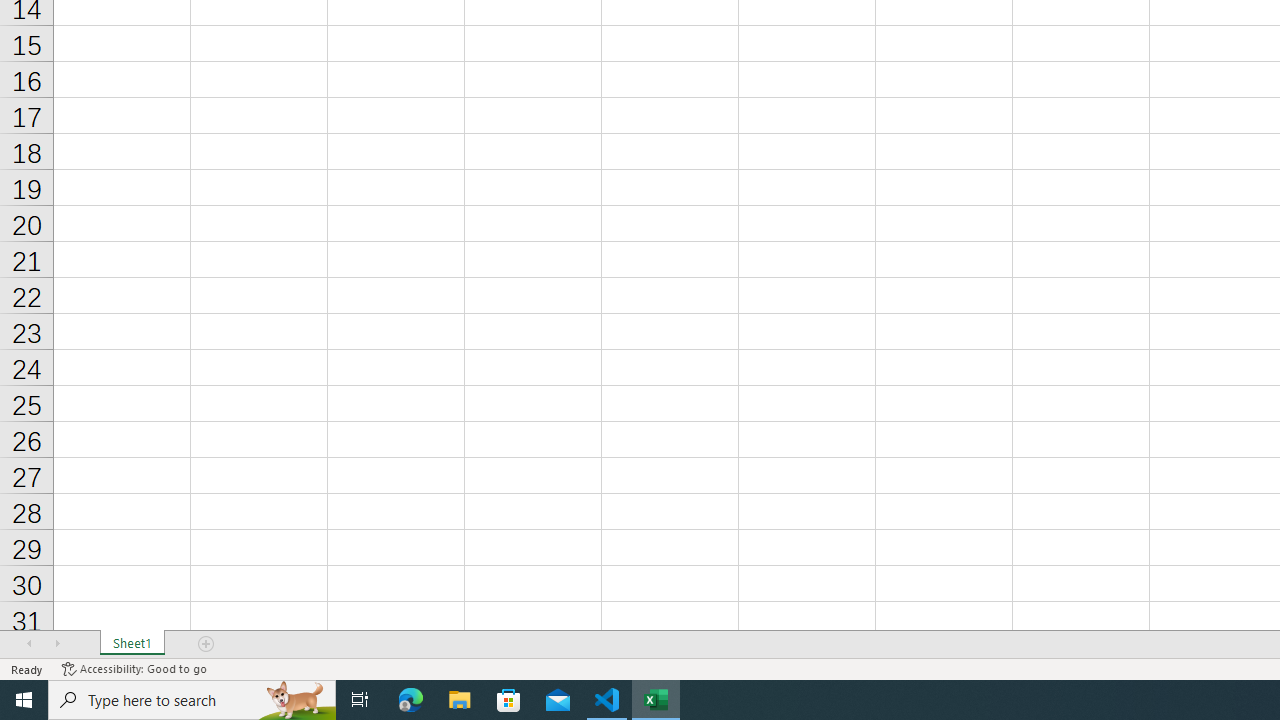 This screenshot has width=1280, height=720. Describe the element at coordinates (57, 644) in the screenshot. I see `'Scroll Right'` at that location.